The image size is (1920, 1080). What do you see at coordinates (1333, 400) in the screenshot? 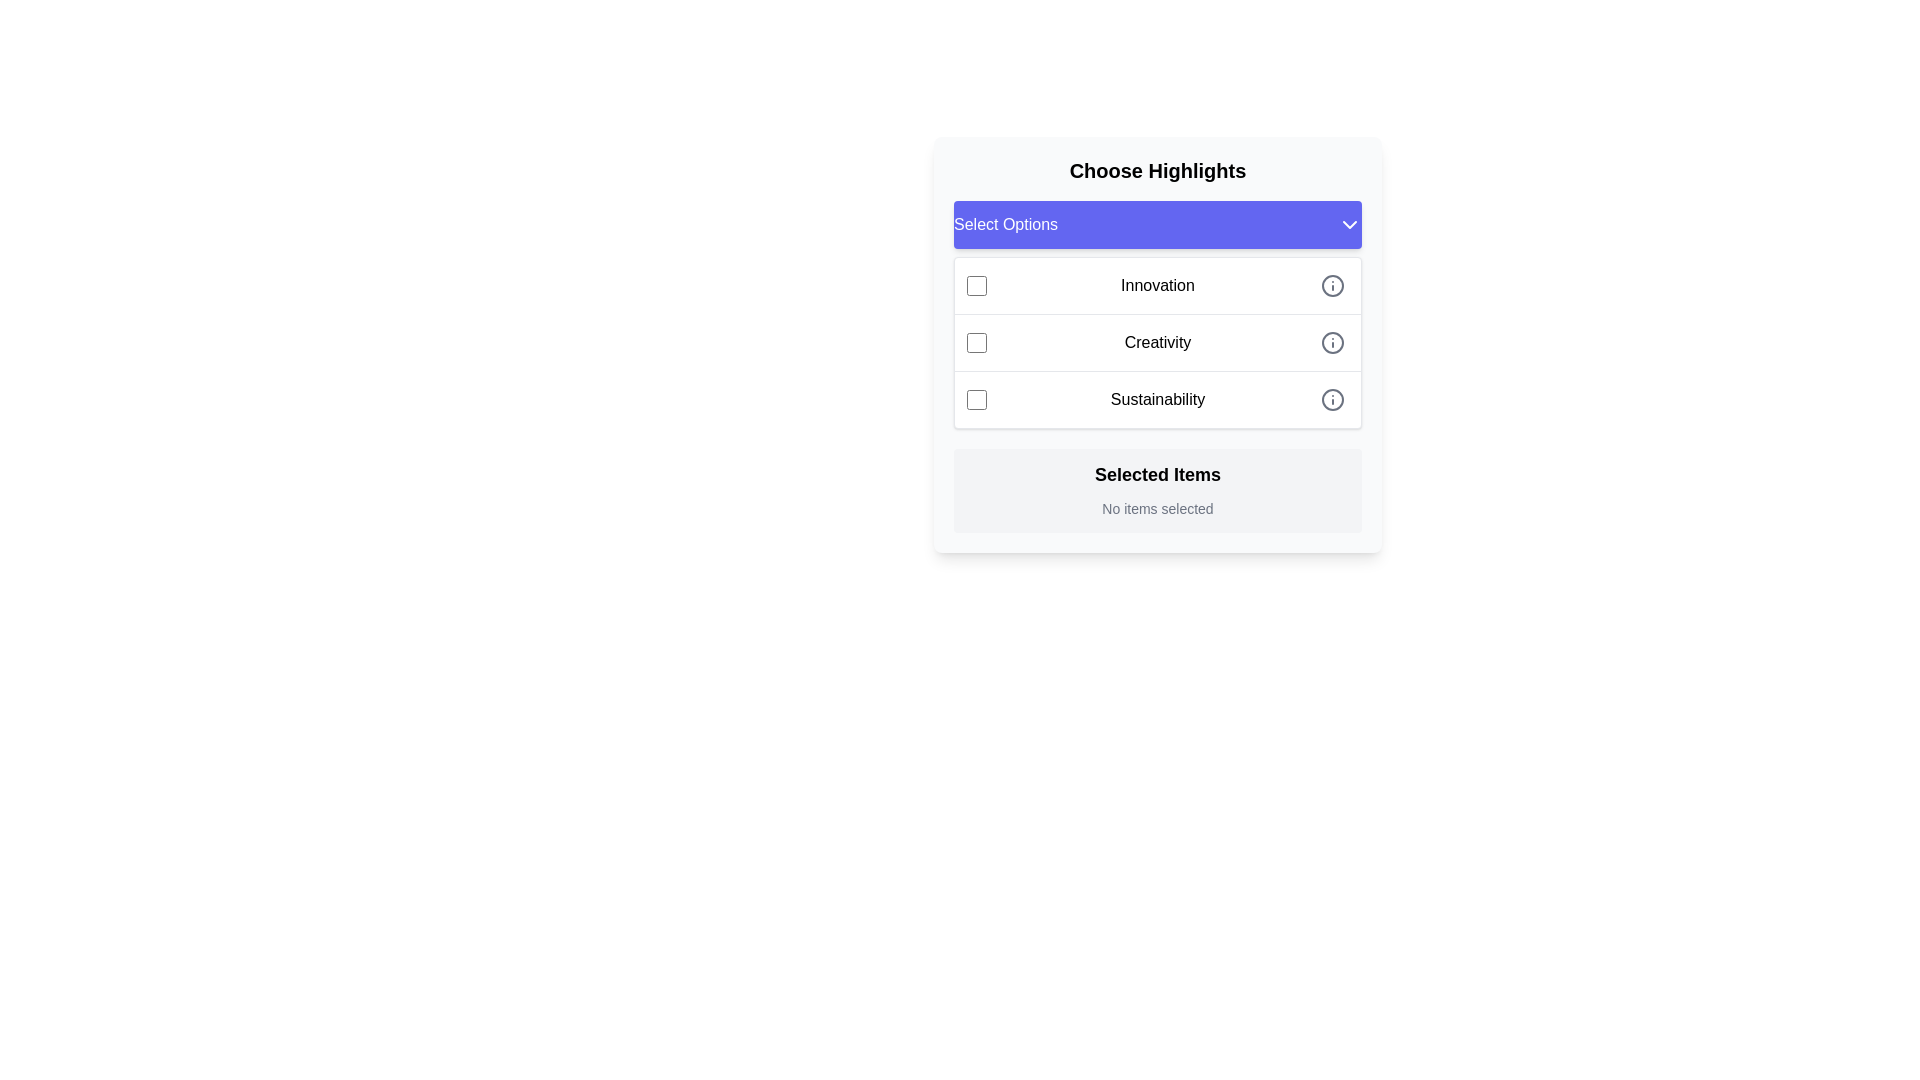
I see `the visual representation of the circular icon component located within the 'Sustainability' list item row, positioned to the right of the text label` at bounding box center [1333, 400].